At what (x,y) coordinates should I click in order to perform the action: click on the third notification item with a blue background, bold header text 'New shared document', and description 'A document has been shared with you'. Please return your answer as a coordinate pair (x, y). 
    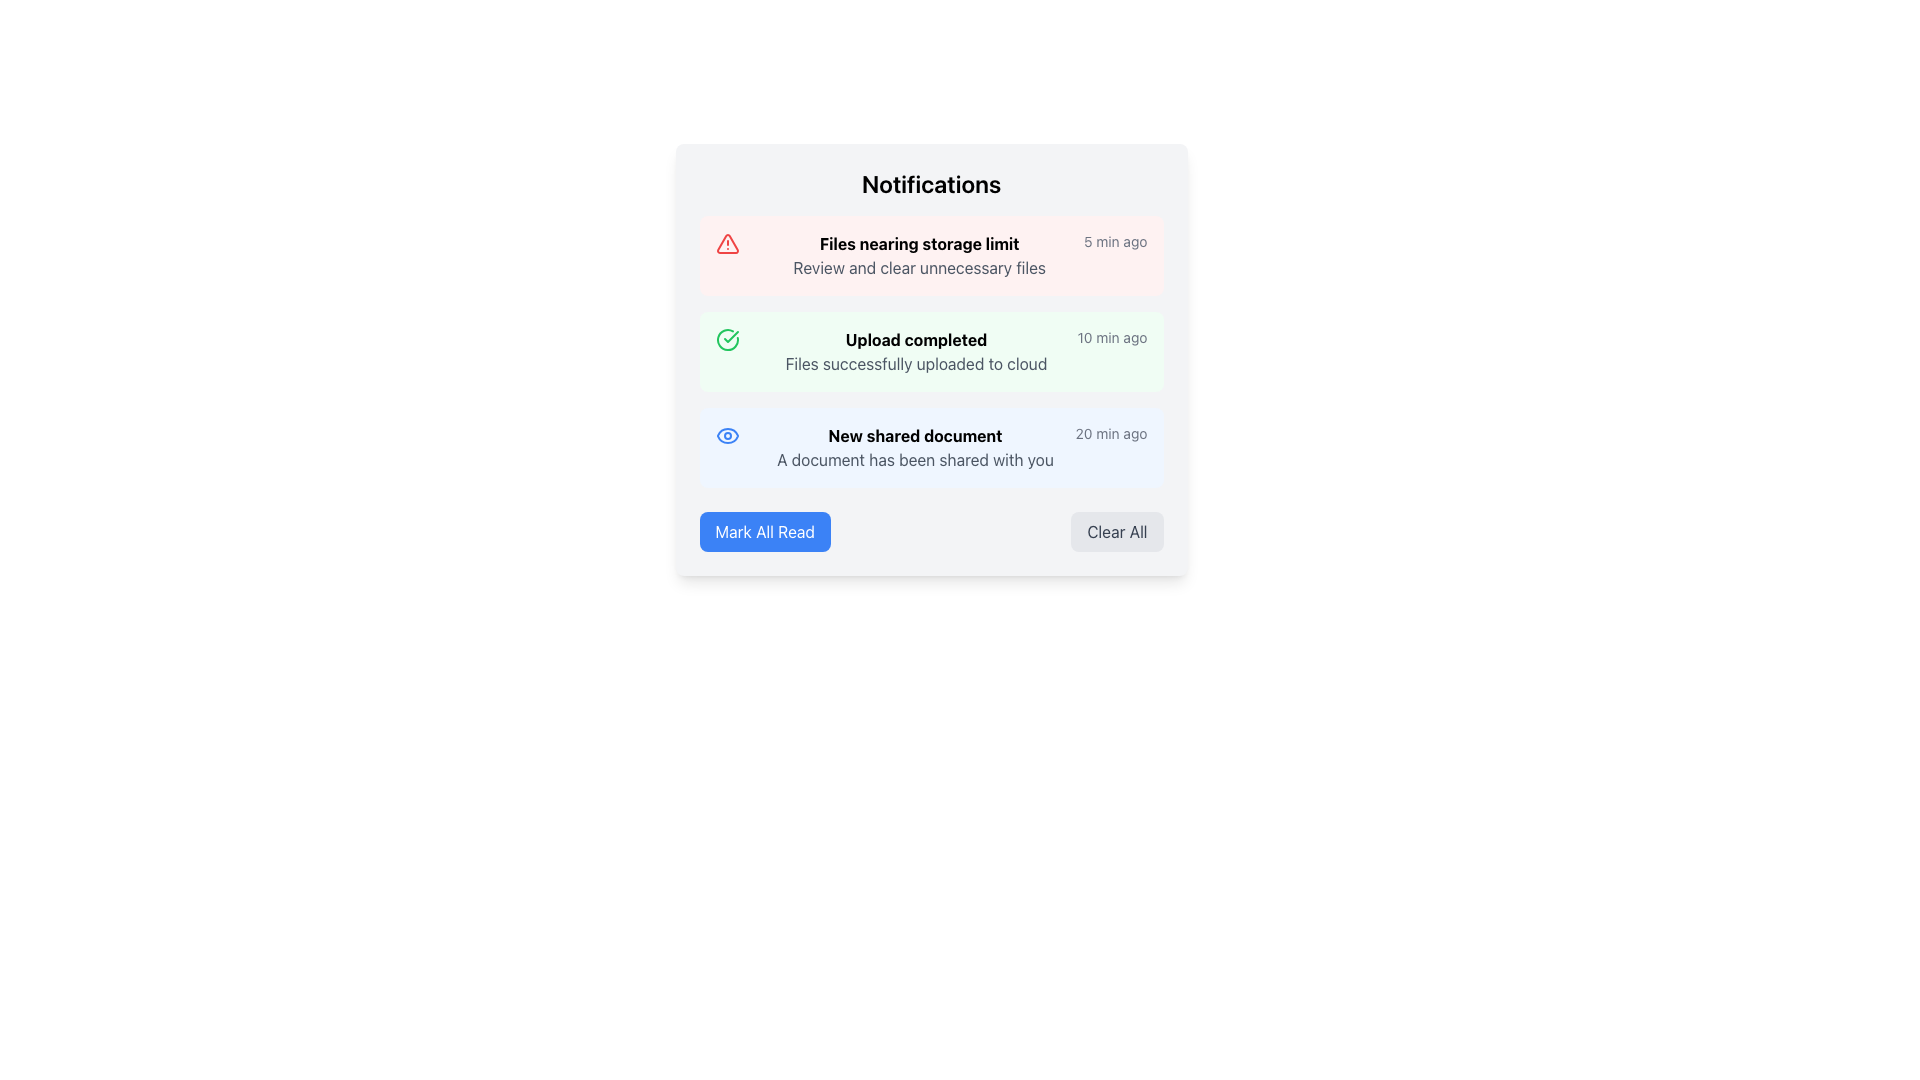
    Looking at the image, I should click on (930, 446).